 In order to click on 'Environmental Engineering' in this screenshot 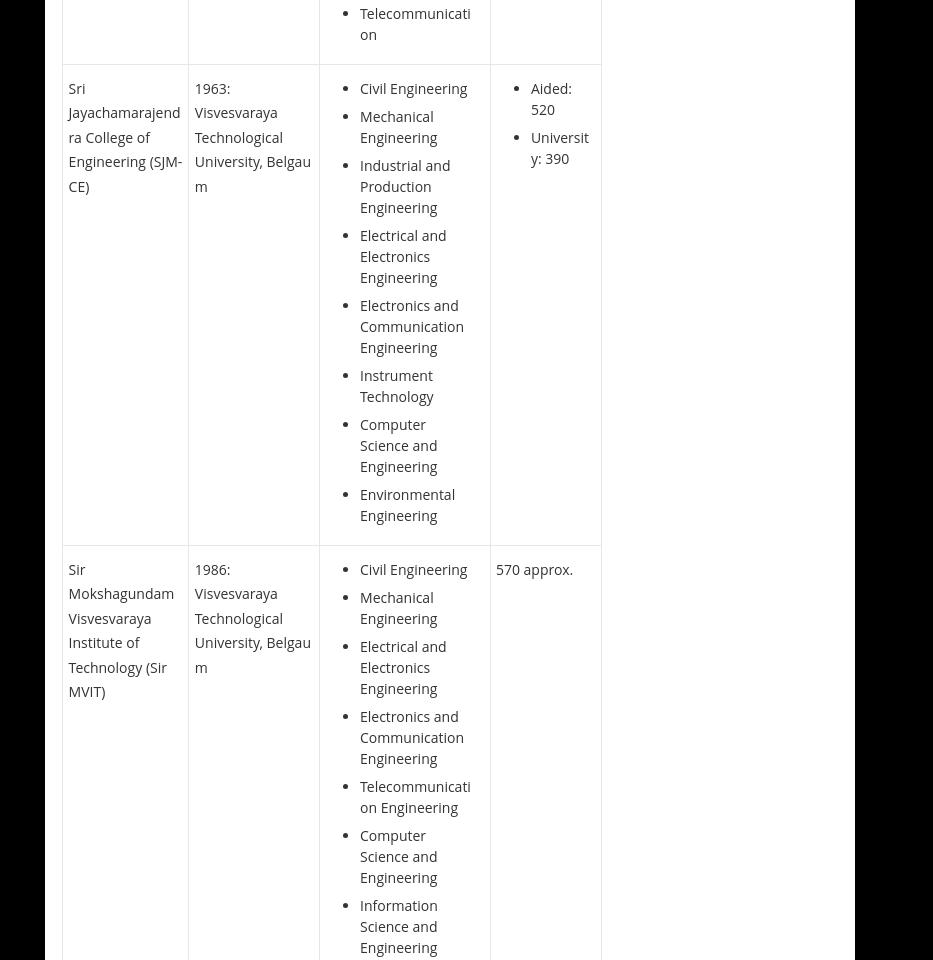, I will do `click(407, 503)`.